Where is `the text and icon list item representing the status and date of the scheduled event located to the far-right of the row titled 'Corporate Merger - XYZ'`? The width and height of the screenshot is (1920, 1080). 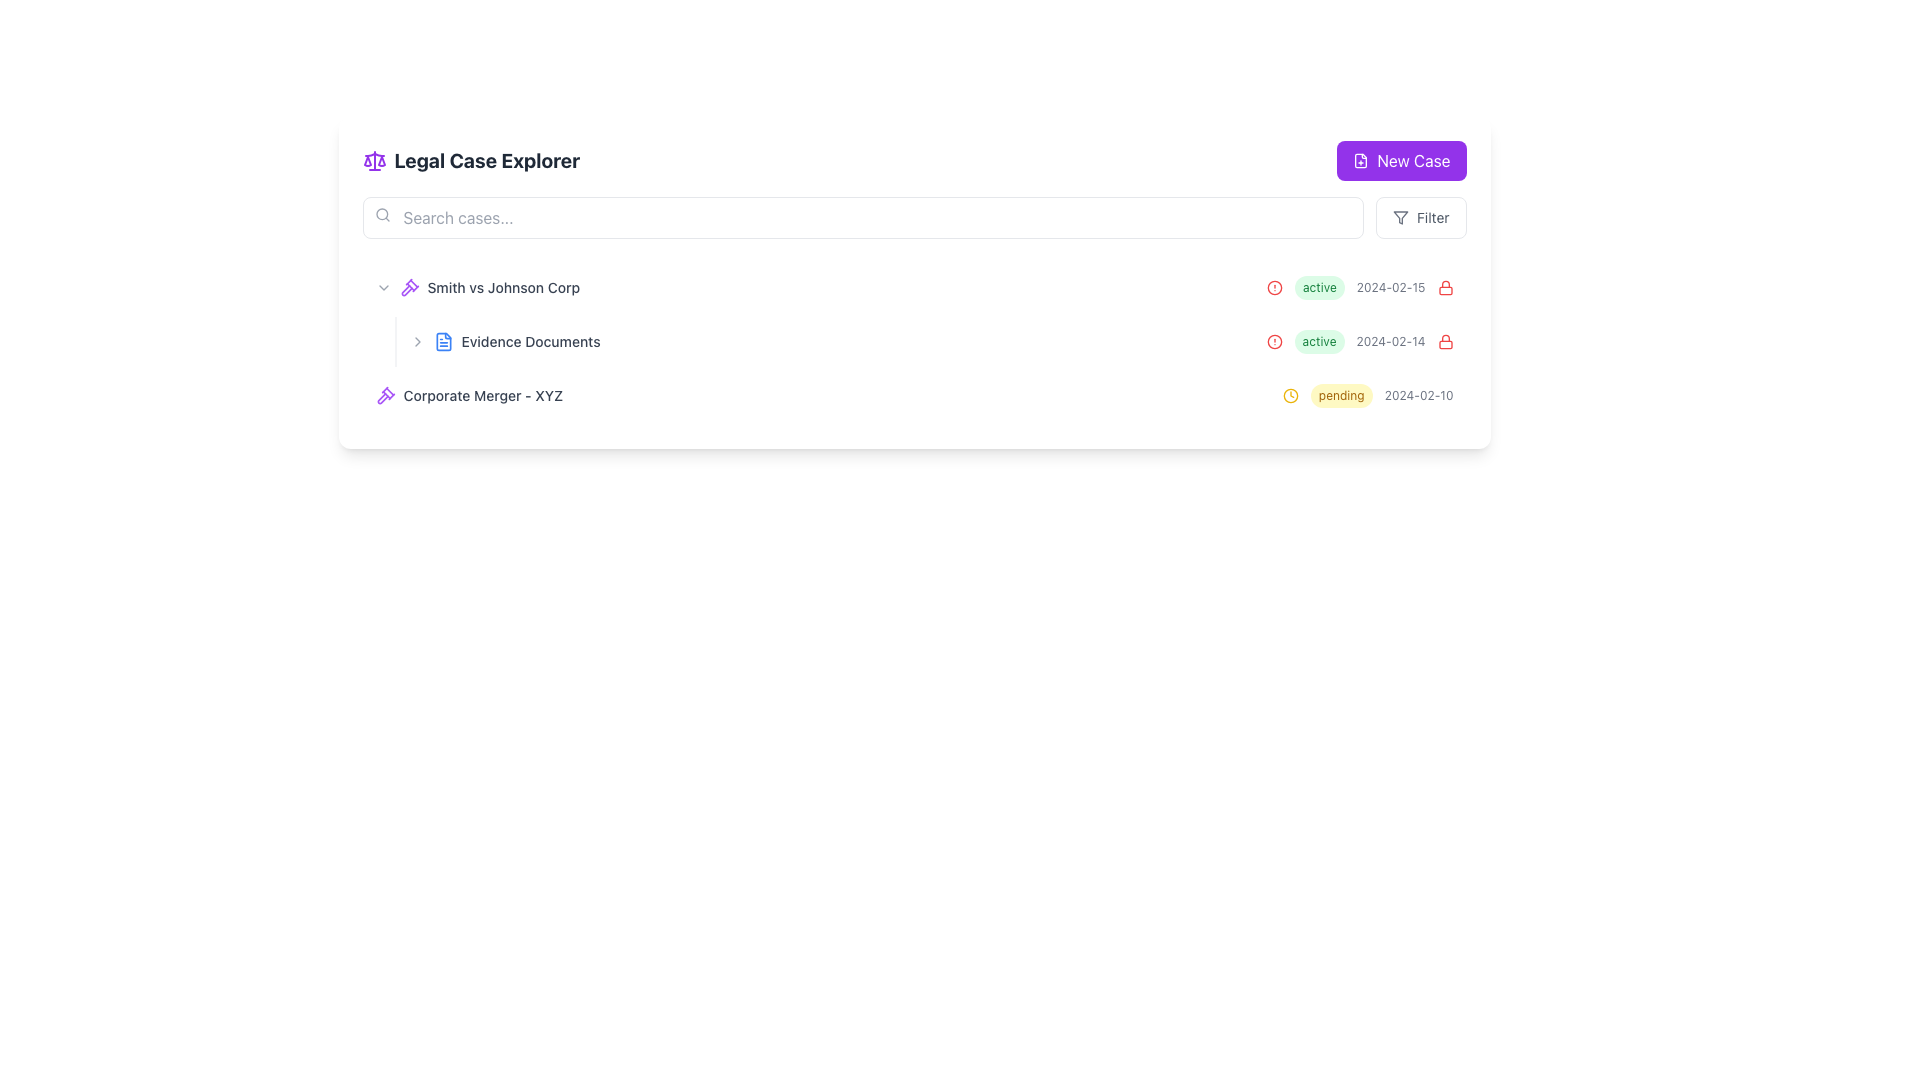
the text and icon list item representing the status and date of the scheduled event located to the far-right of the row titled 'Corporate Merger - XYZ' is located at coordinates (1367, 396).